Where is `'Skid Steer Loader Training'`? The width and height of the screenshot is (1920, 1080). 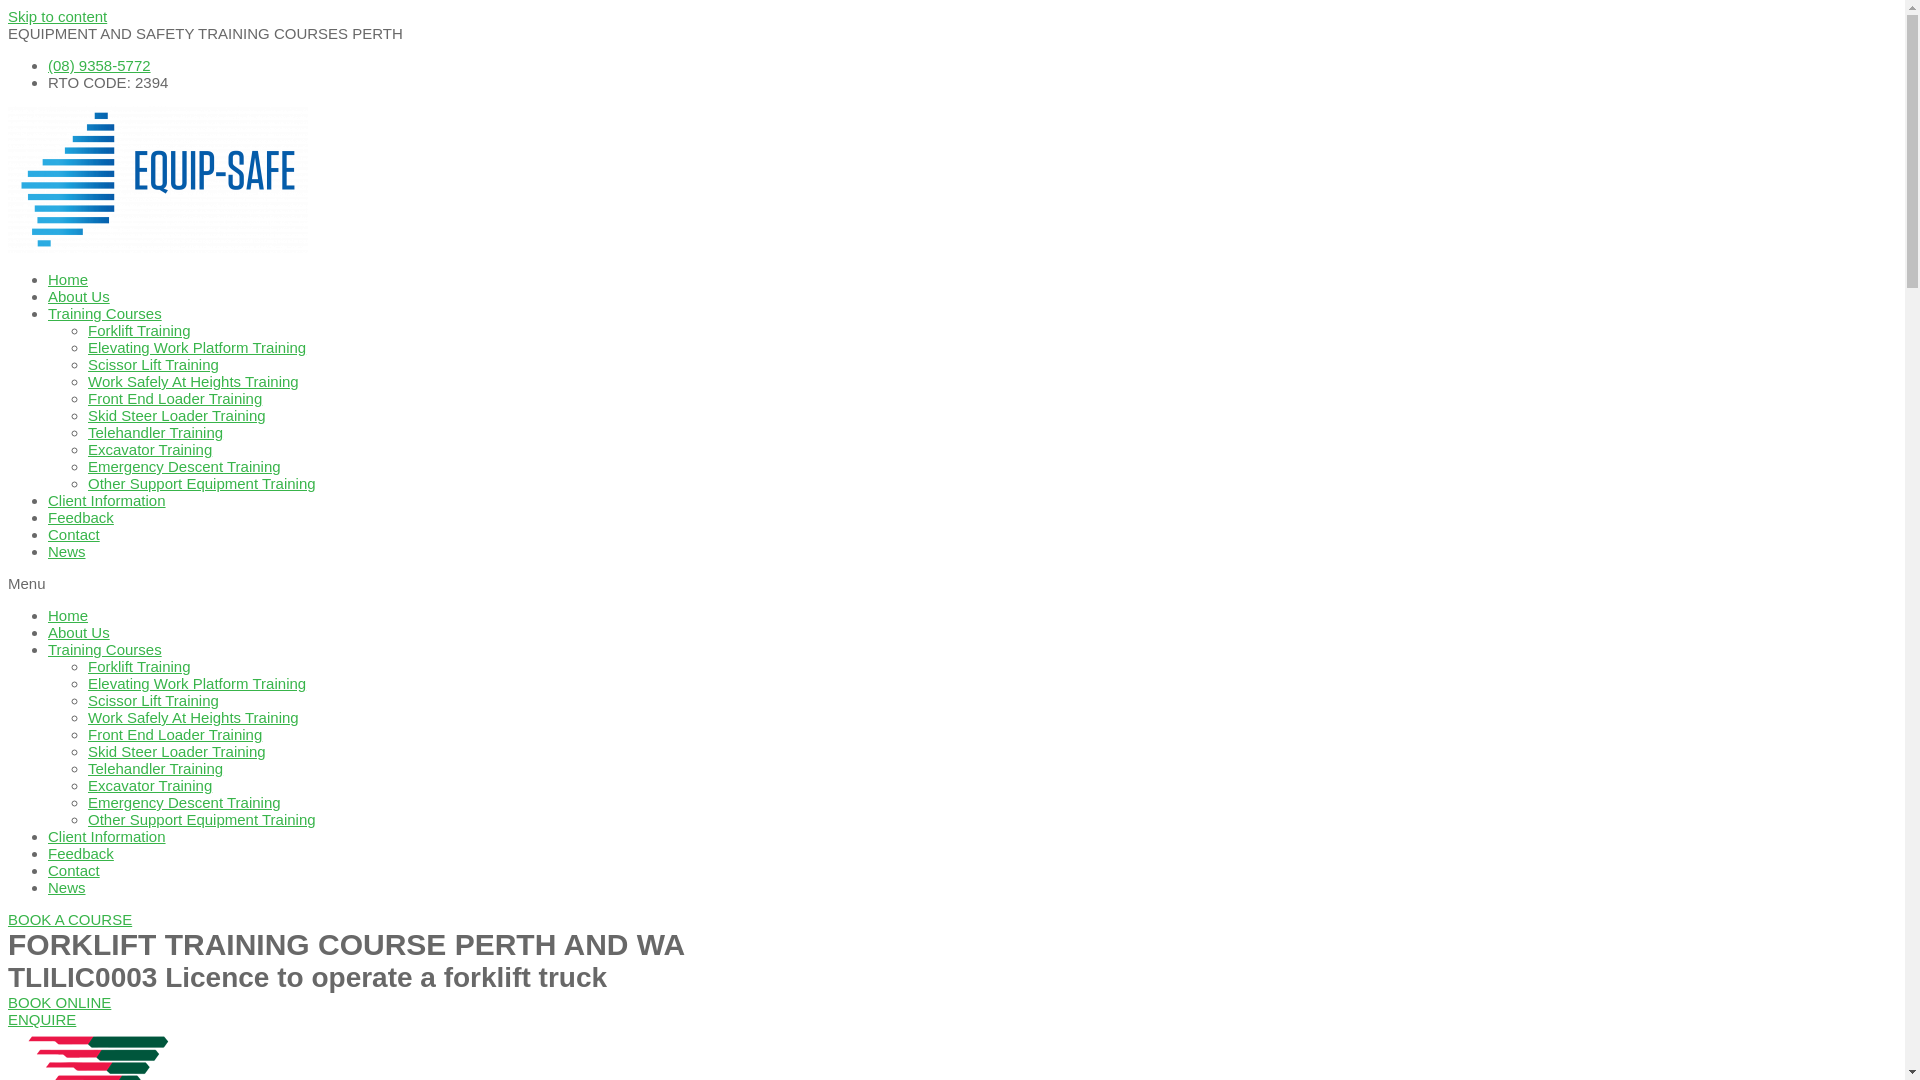 'Skid Steer Loader Training' is located at coordinates (177, 751).